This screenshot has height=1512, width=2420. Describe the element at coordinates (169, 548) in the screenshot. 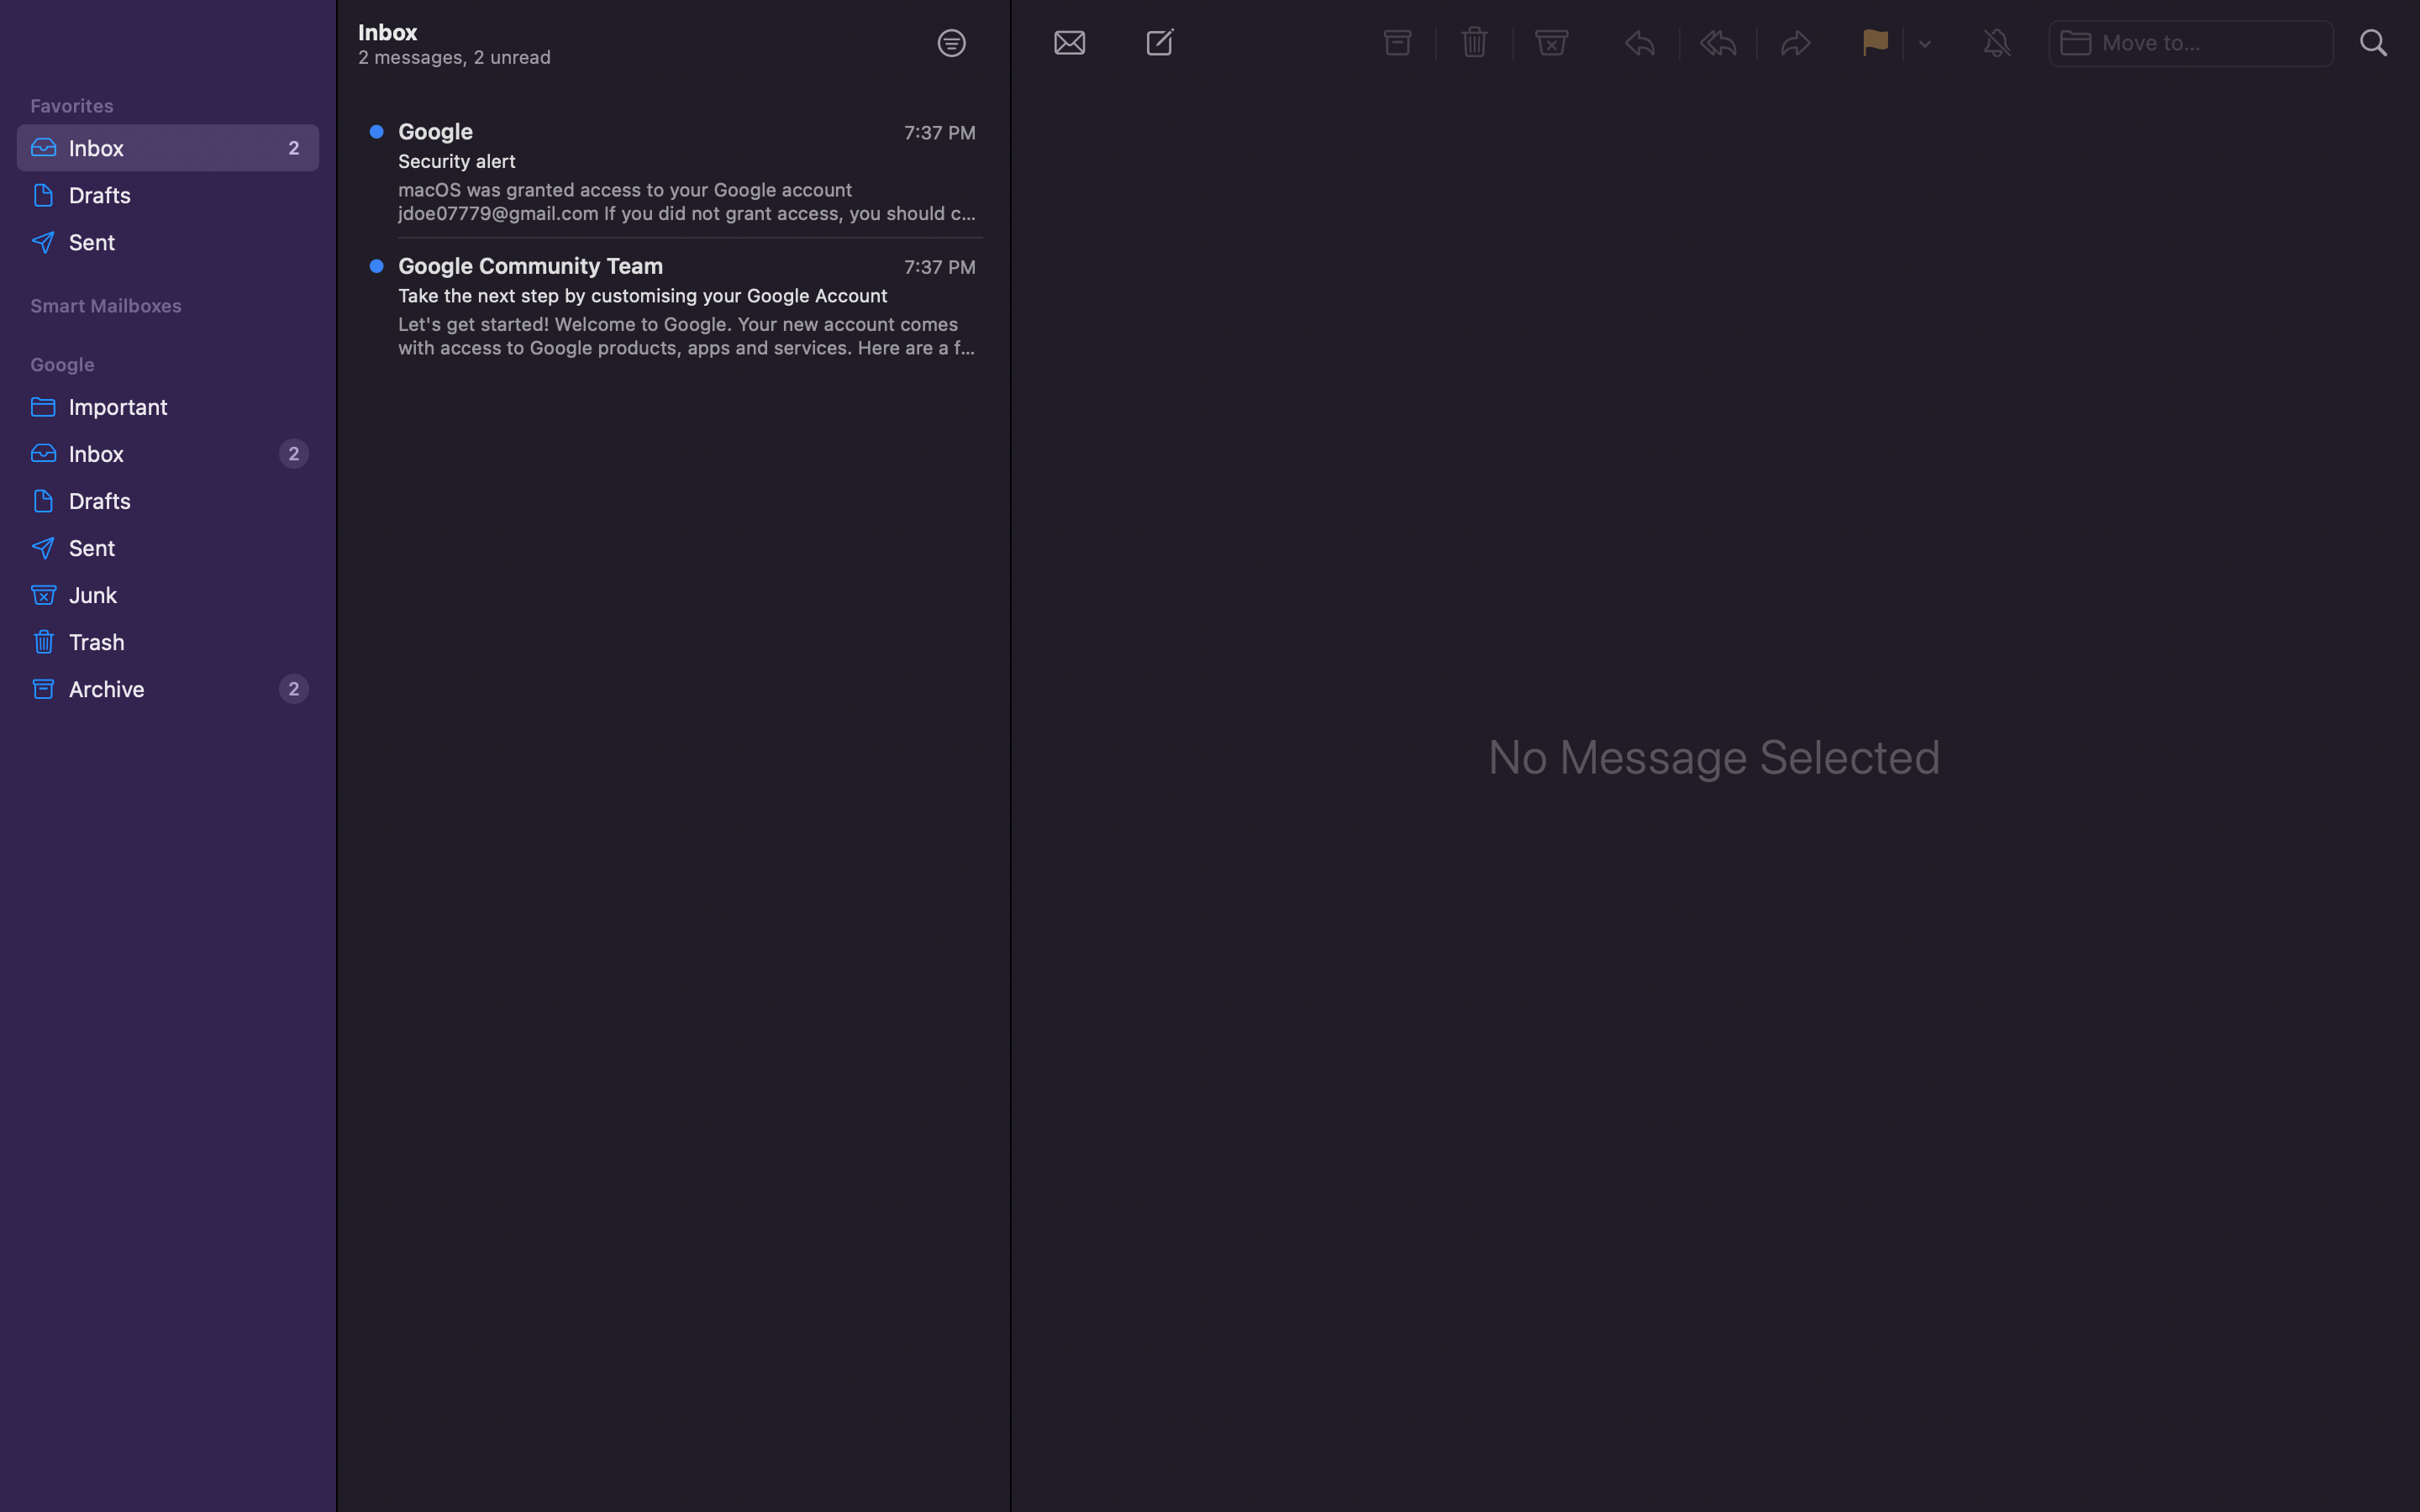

I see `the sent email folder` at that location.